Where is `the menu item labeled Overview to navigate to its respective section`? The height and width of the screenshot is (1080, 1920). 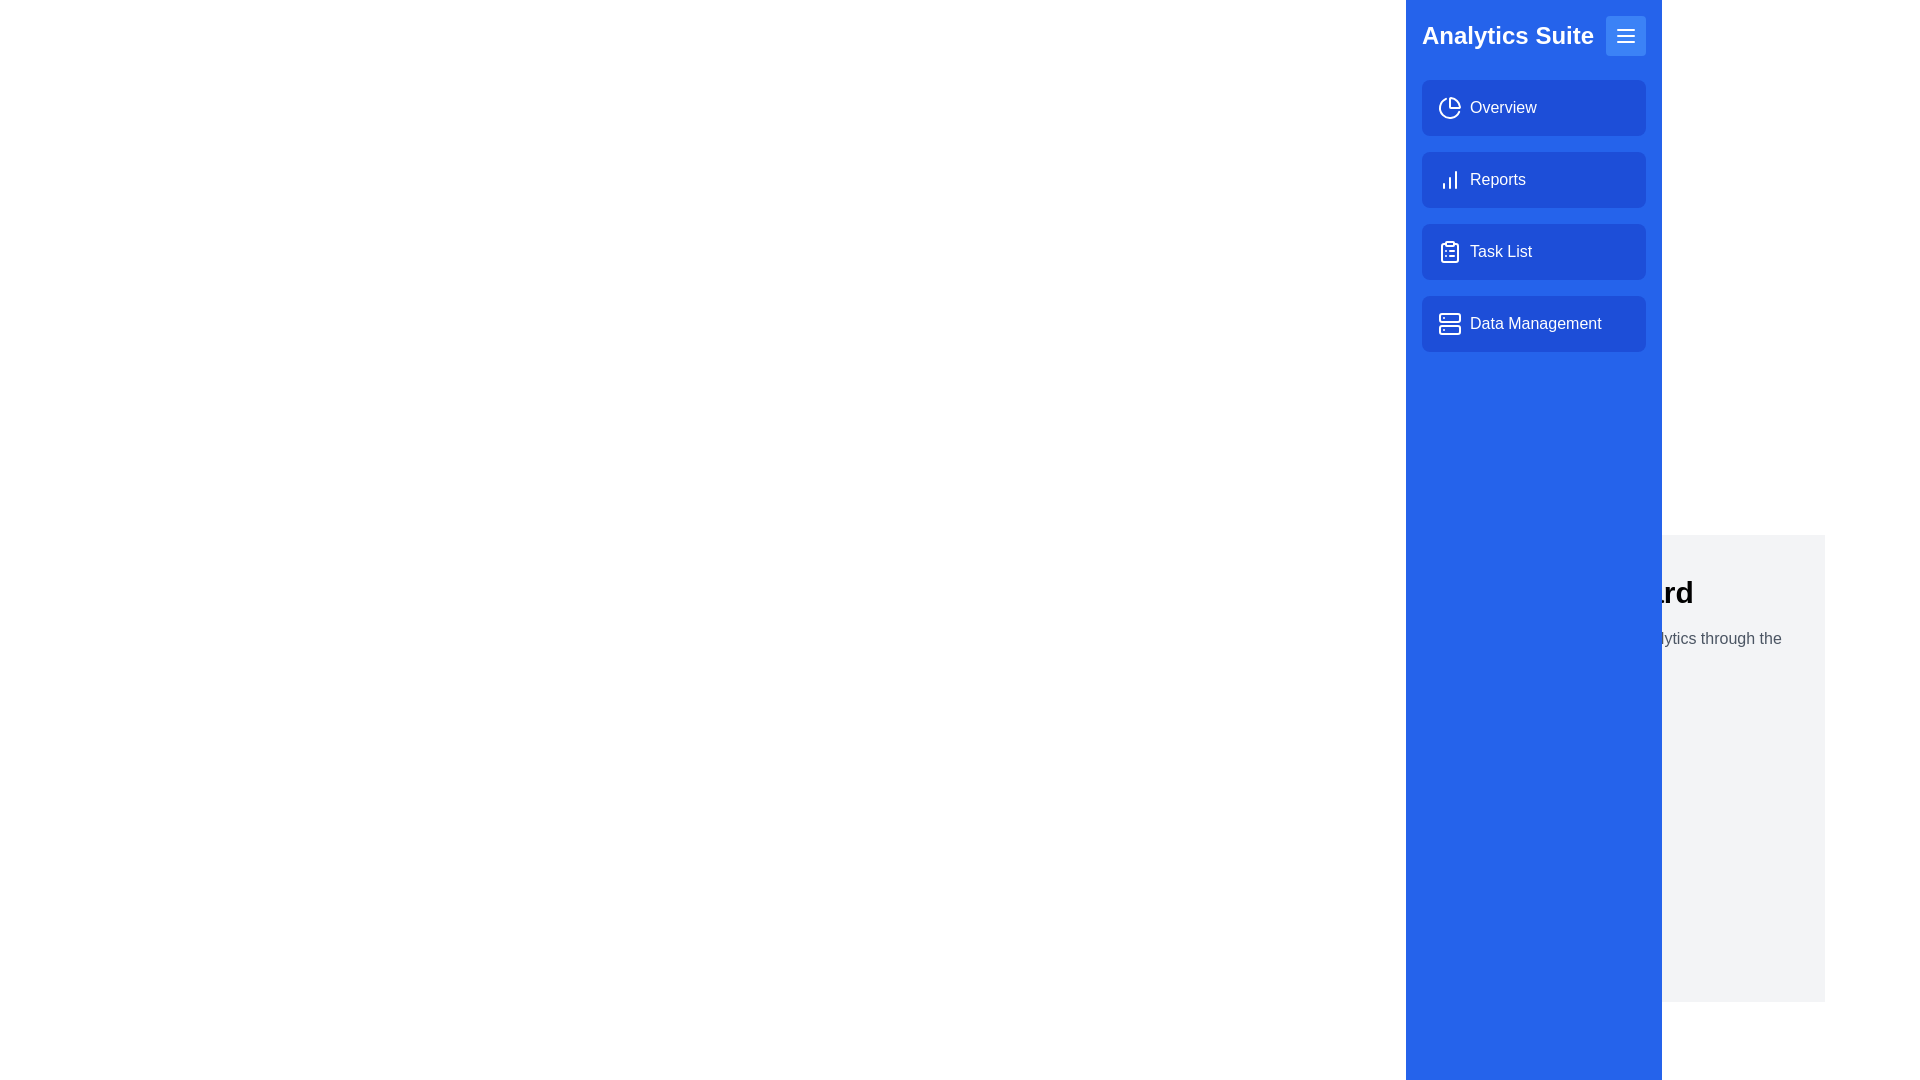 the menu item labeled Overview to navigate to its respective section is located at coordinates (1533, 108).